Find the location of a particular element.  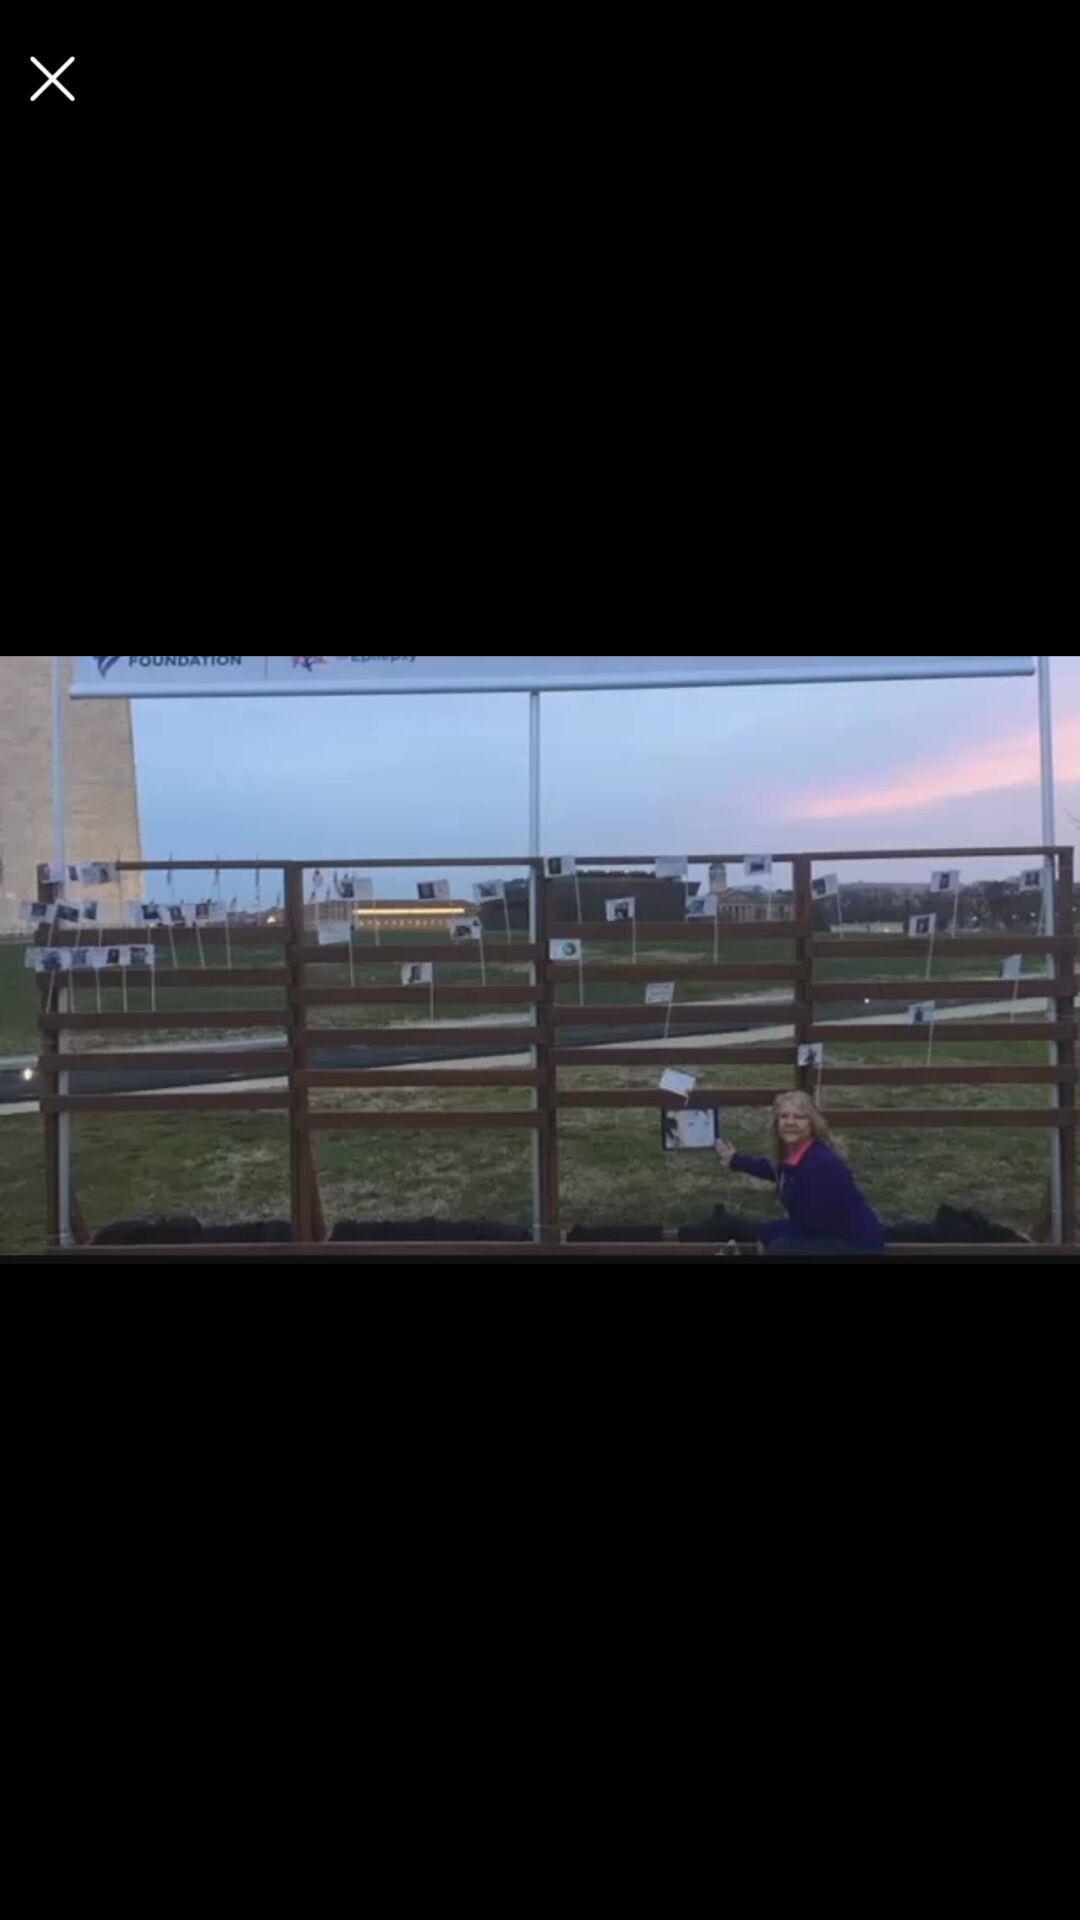

this page is located at coordinates (51, 78).